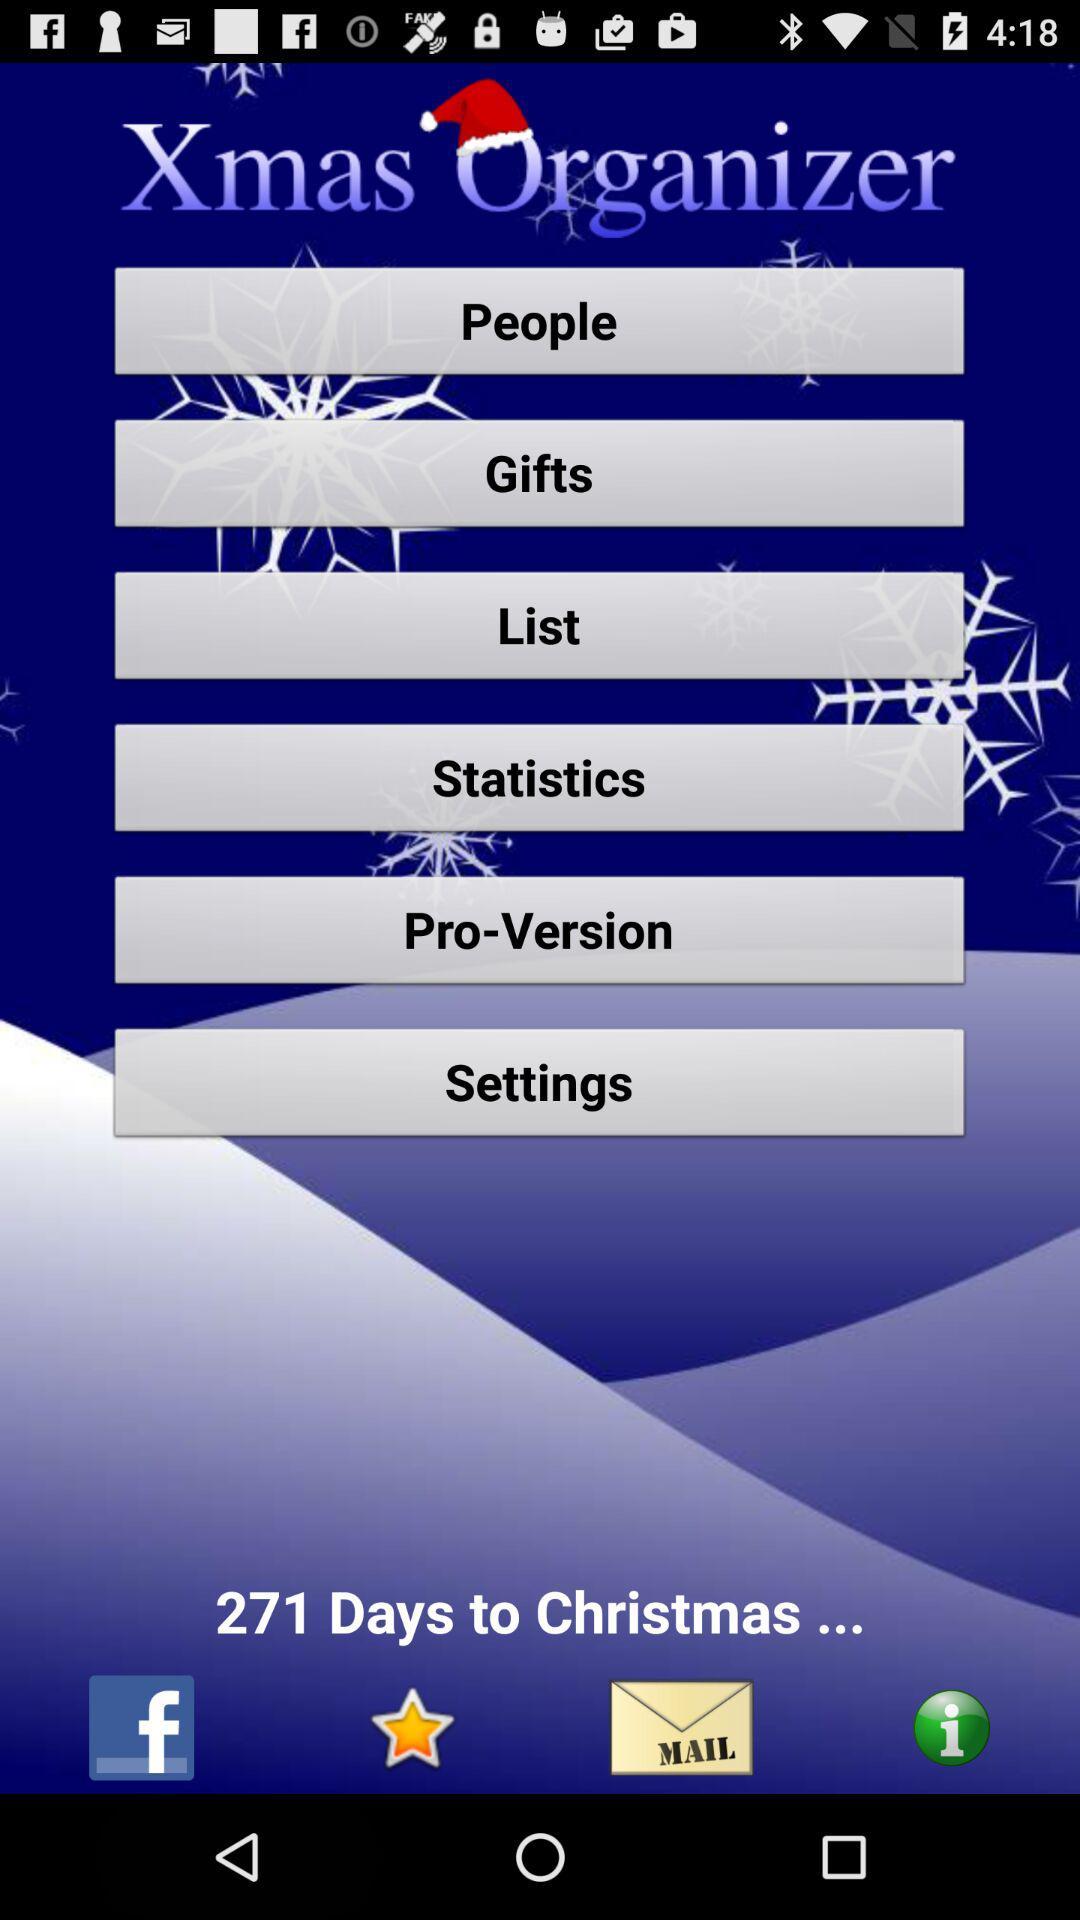  Describe the element at coordinates (140, 1848) in the screenshot. I see `the facebook icon` at that location.